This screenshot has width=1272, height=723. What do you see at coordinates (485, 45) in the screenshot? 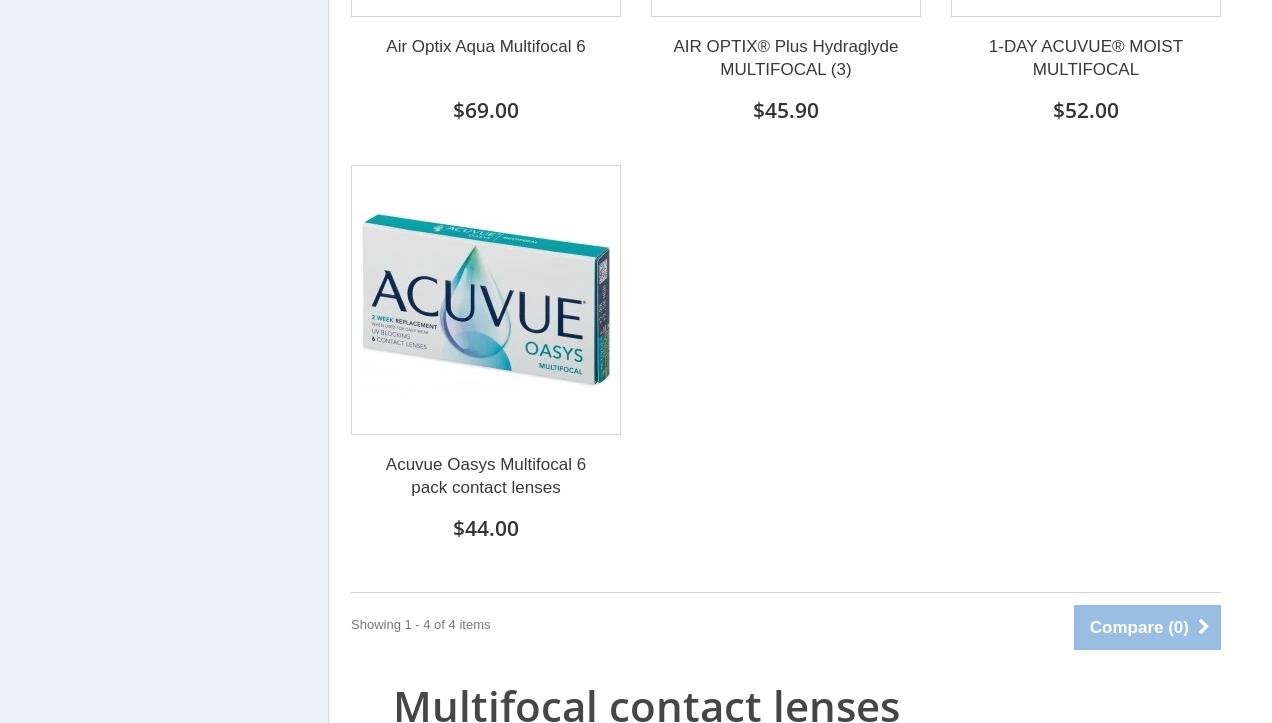
I see `'Air Optix Aqua Multifocal 6'` at bounding box center [485, 45].